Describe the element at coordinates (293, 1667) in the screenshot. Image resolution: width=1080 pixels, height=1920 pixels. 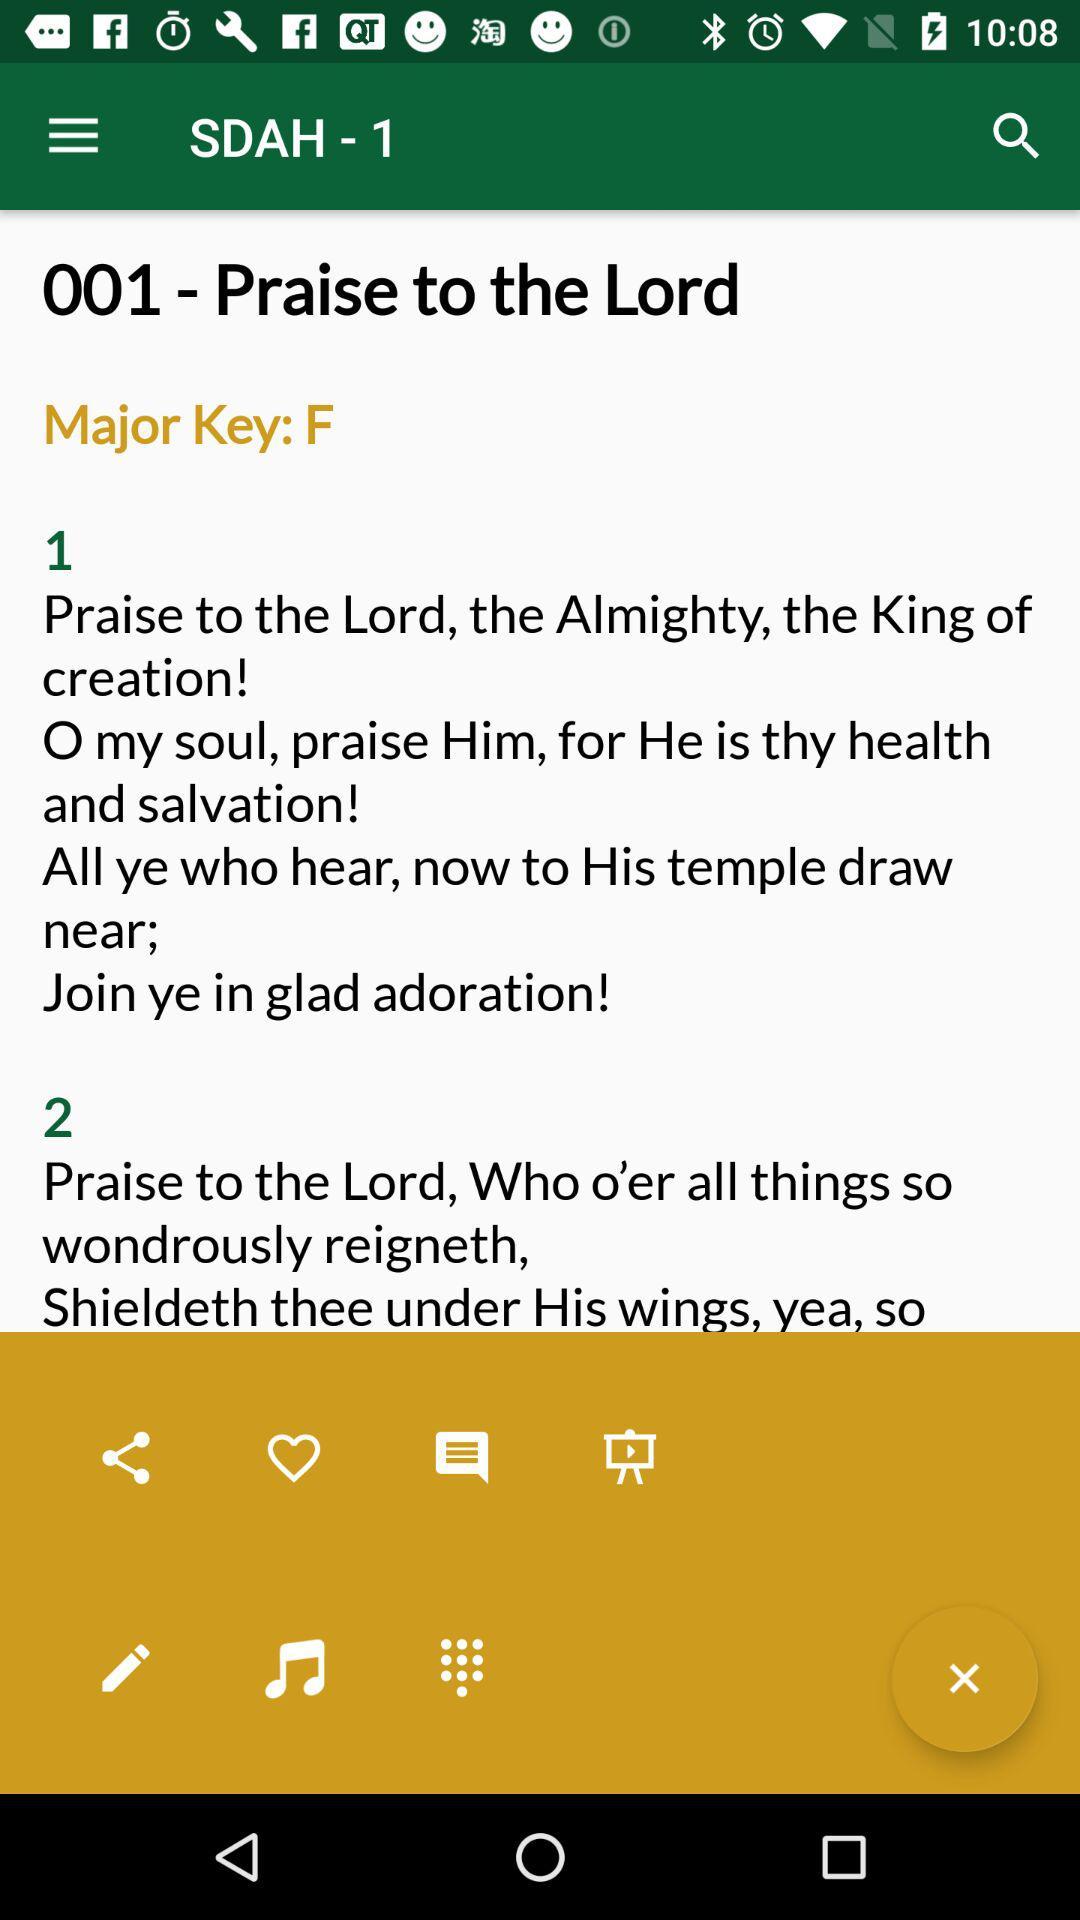
I see `the music icon` at that location.